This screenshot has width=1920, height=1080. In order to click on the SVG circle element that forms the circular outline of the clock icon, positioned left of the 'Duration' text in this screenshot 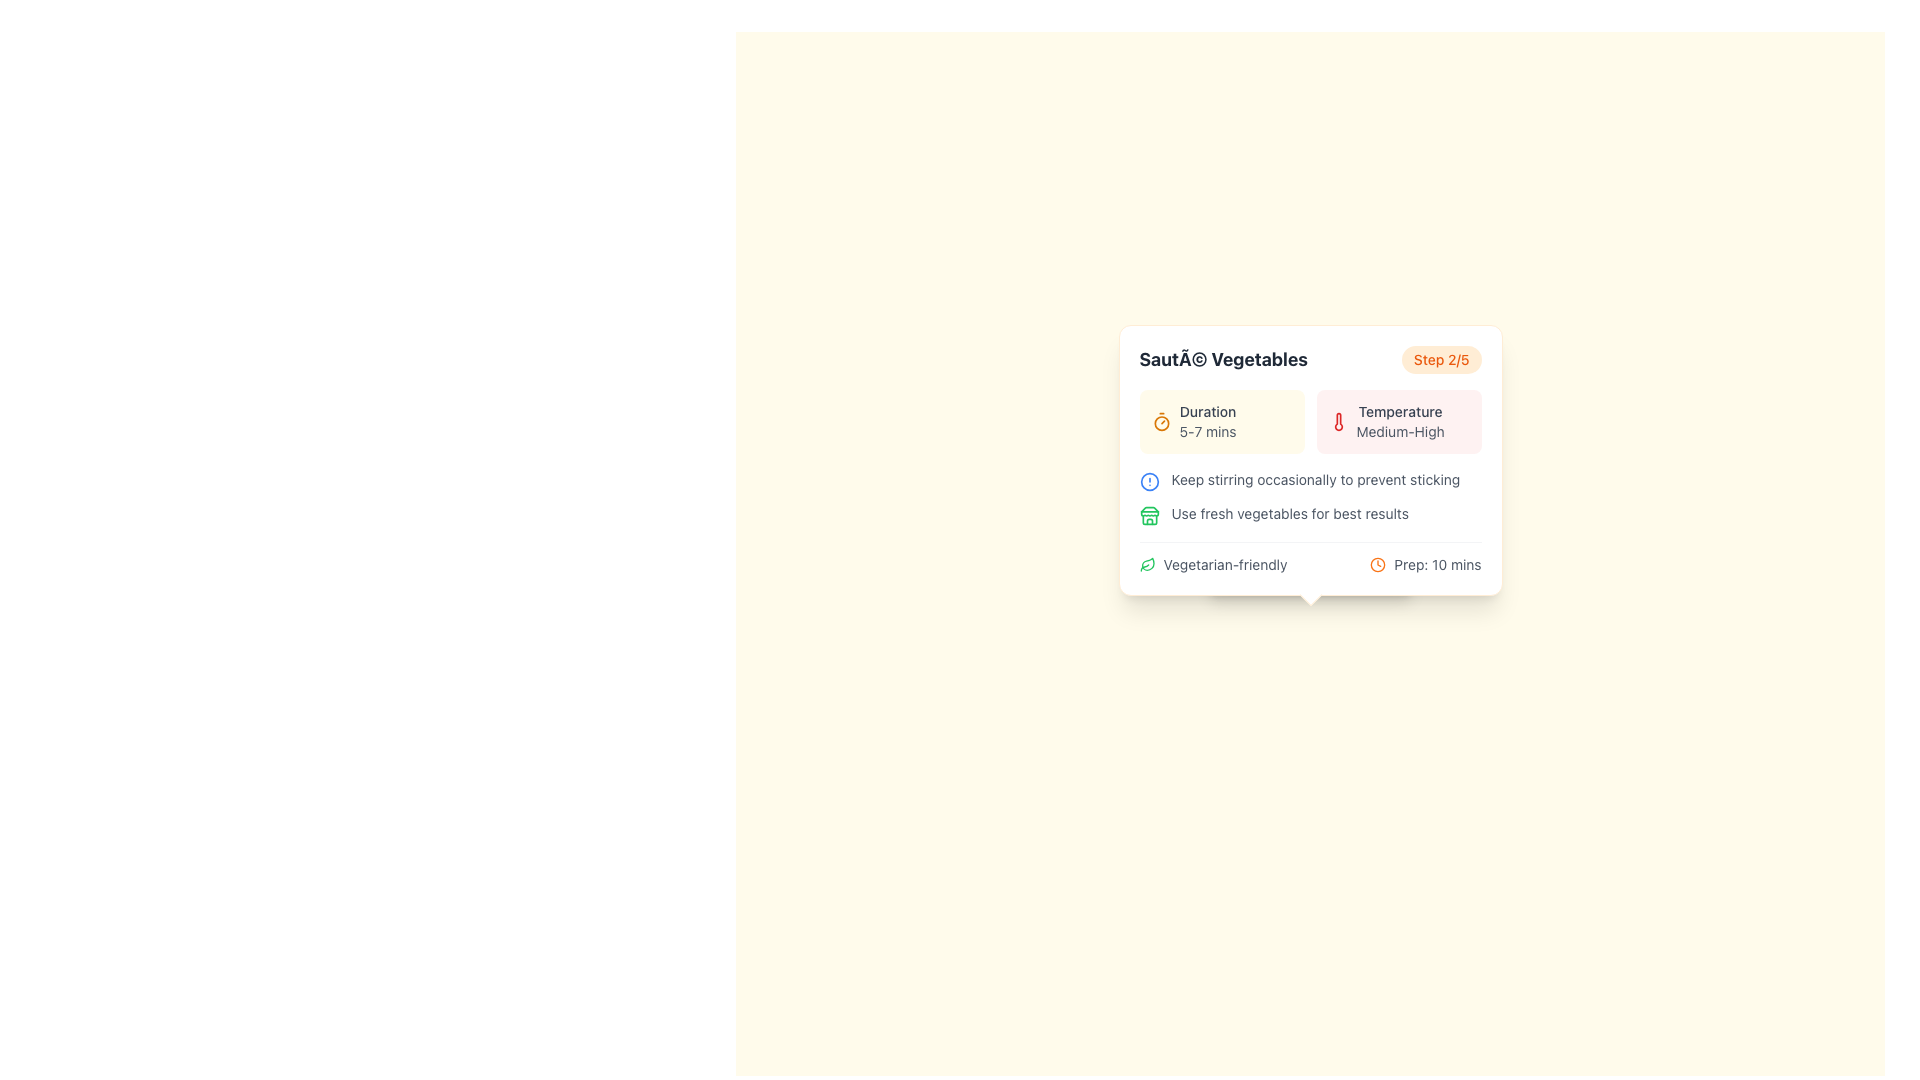, I will do `click(1377, 564)`.